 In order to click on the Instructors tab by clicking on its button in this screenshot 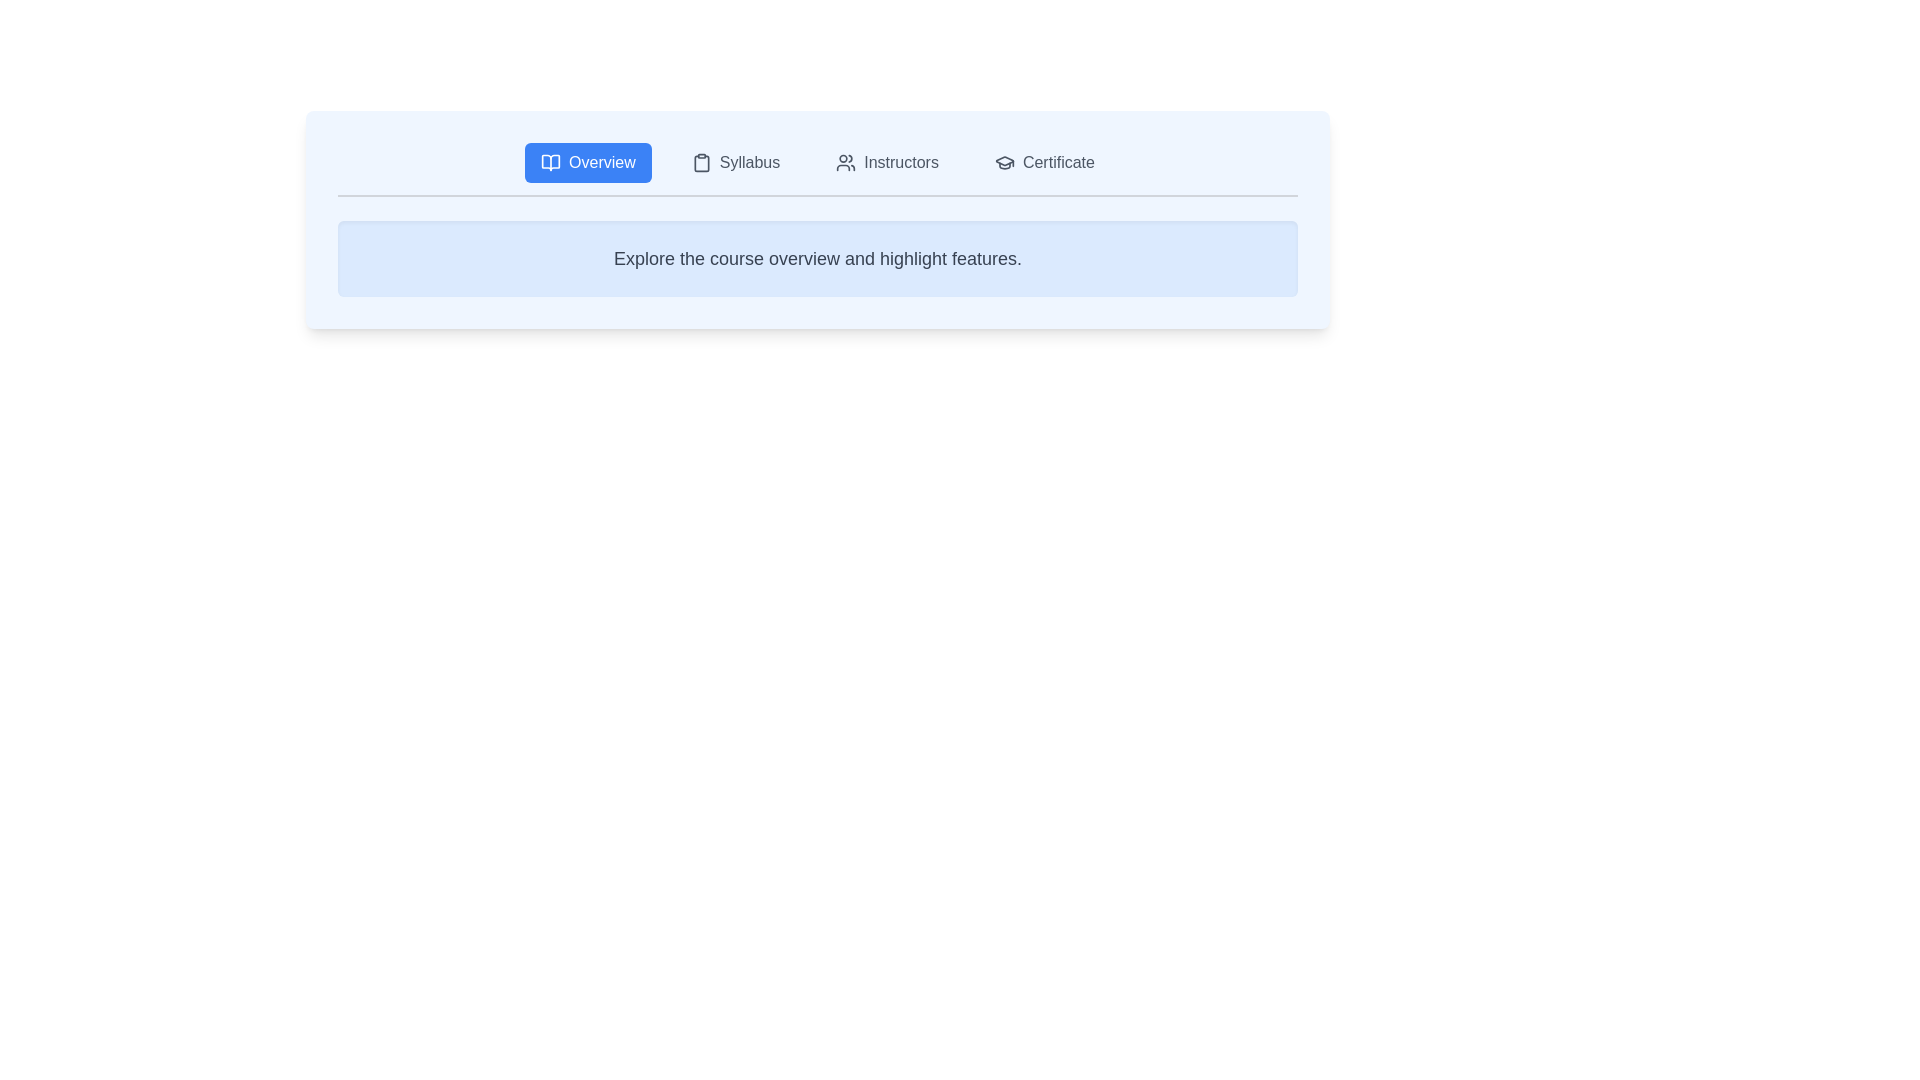, I will do `click(886, 161)`.